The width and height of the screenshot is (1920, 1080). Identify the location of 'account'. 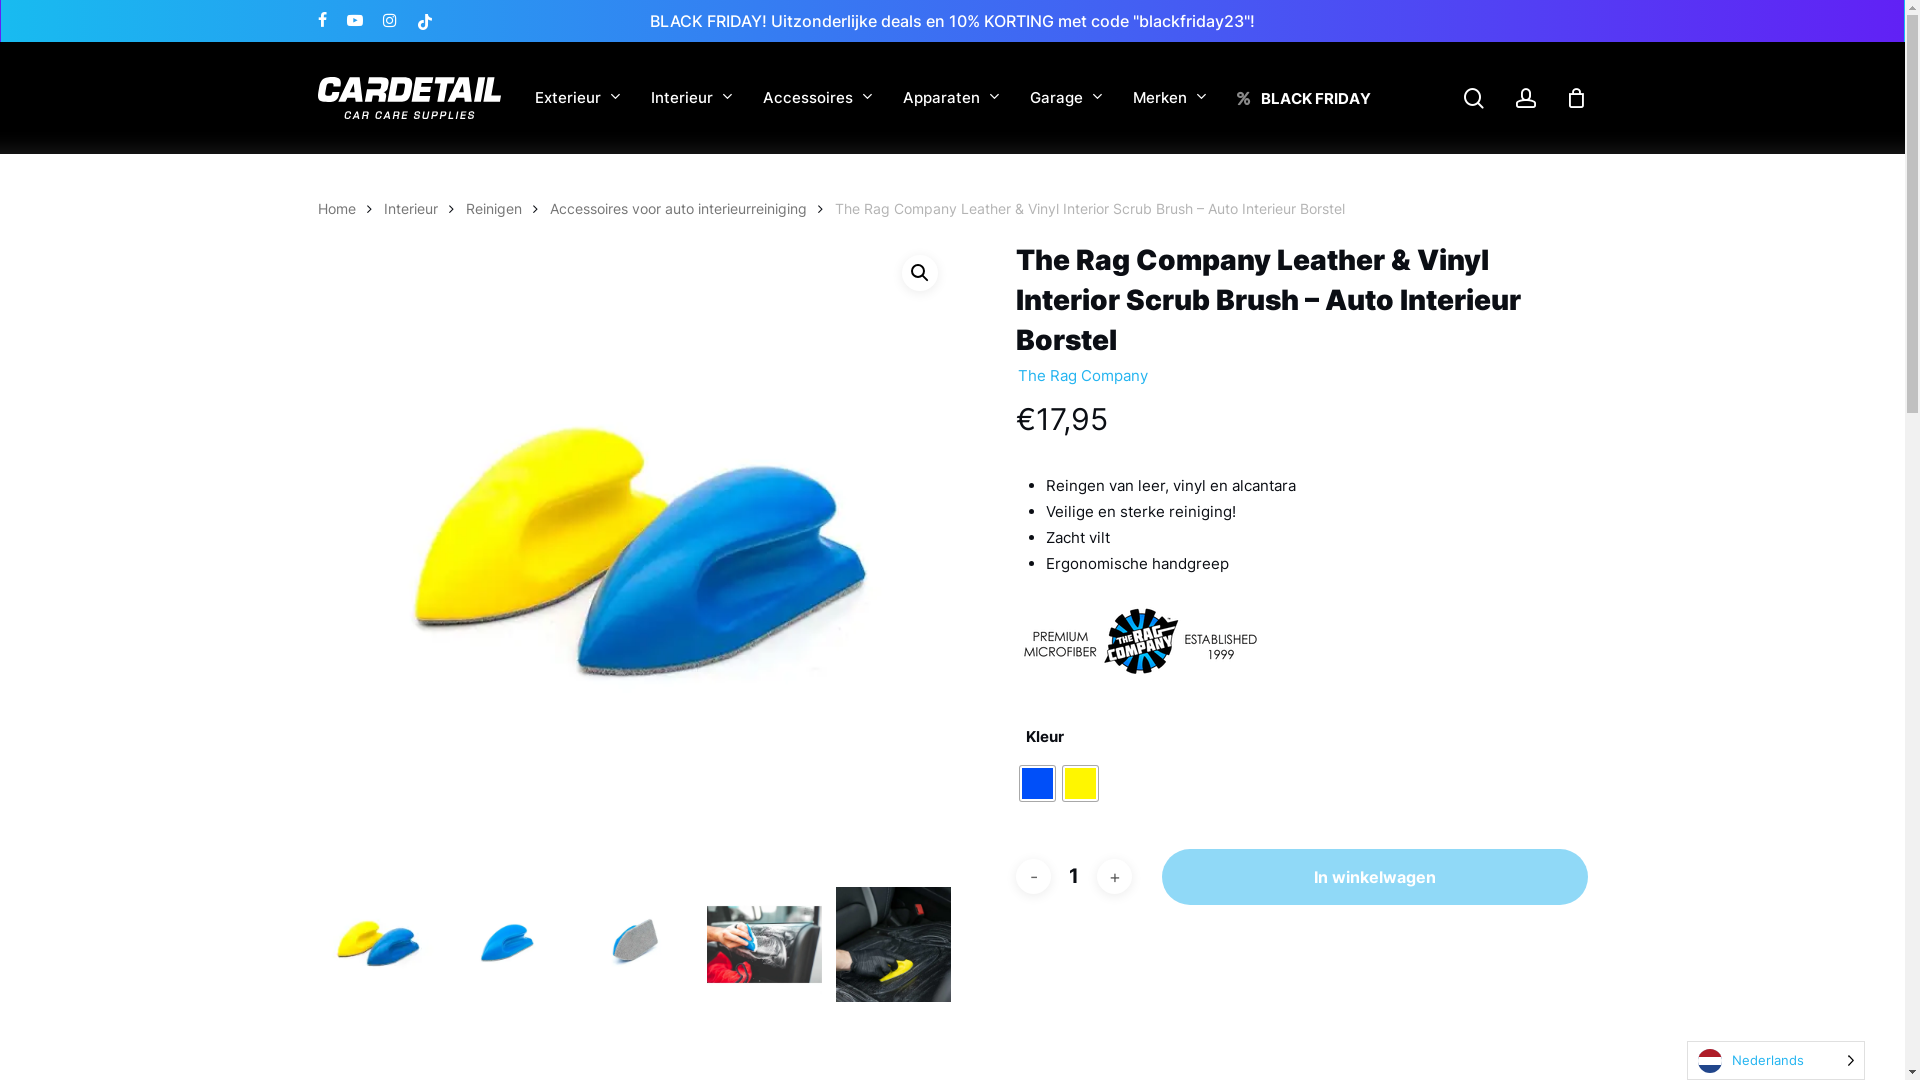
(1513, 98).